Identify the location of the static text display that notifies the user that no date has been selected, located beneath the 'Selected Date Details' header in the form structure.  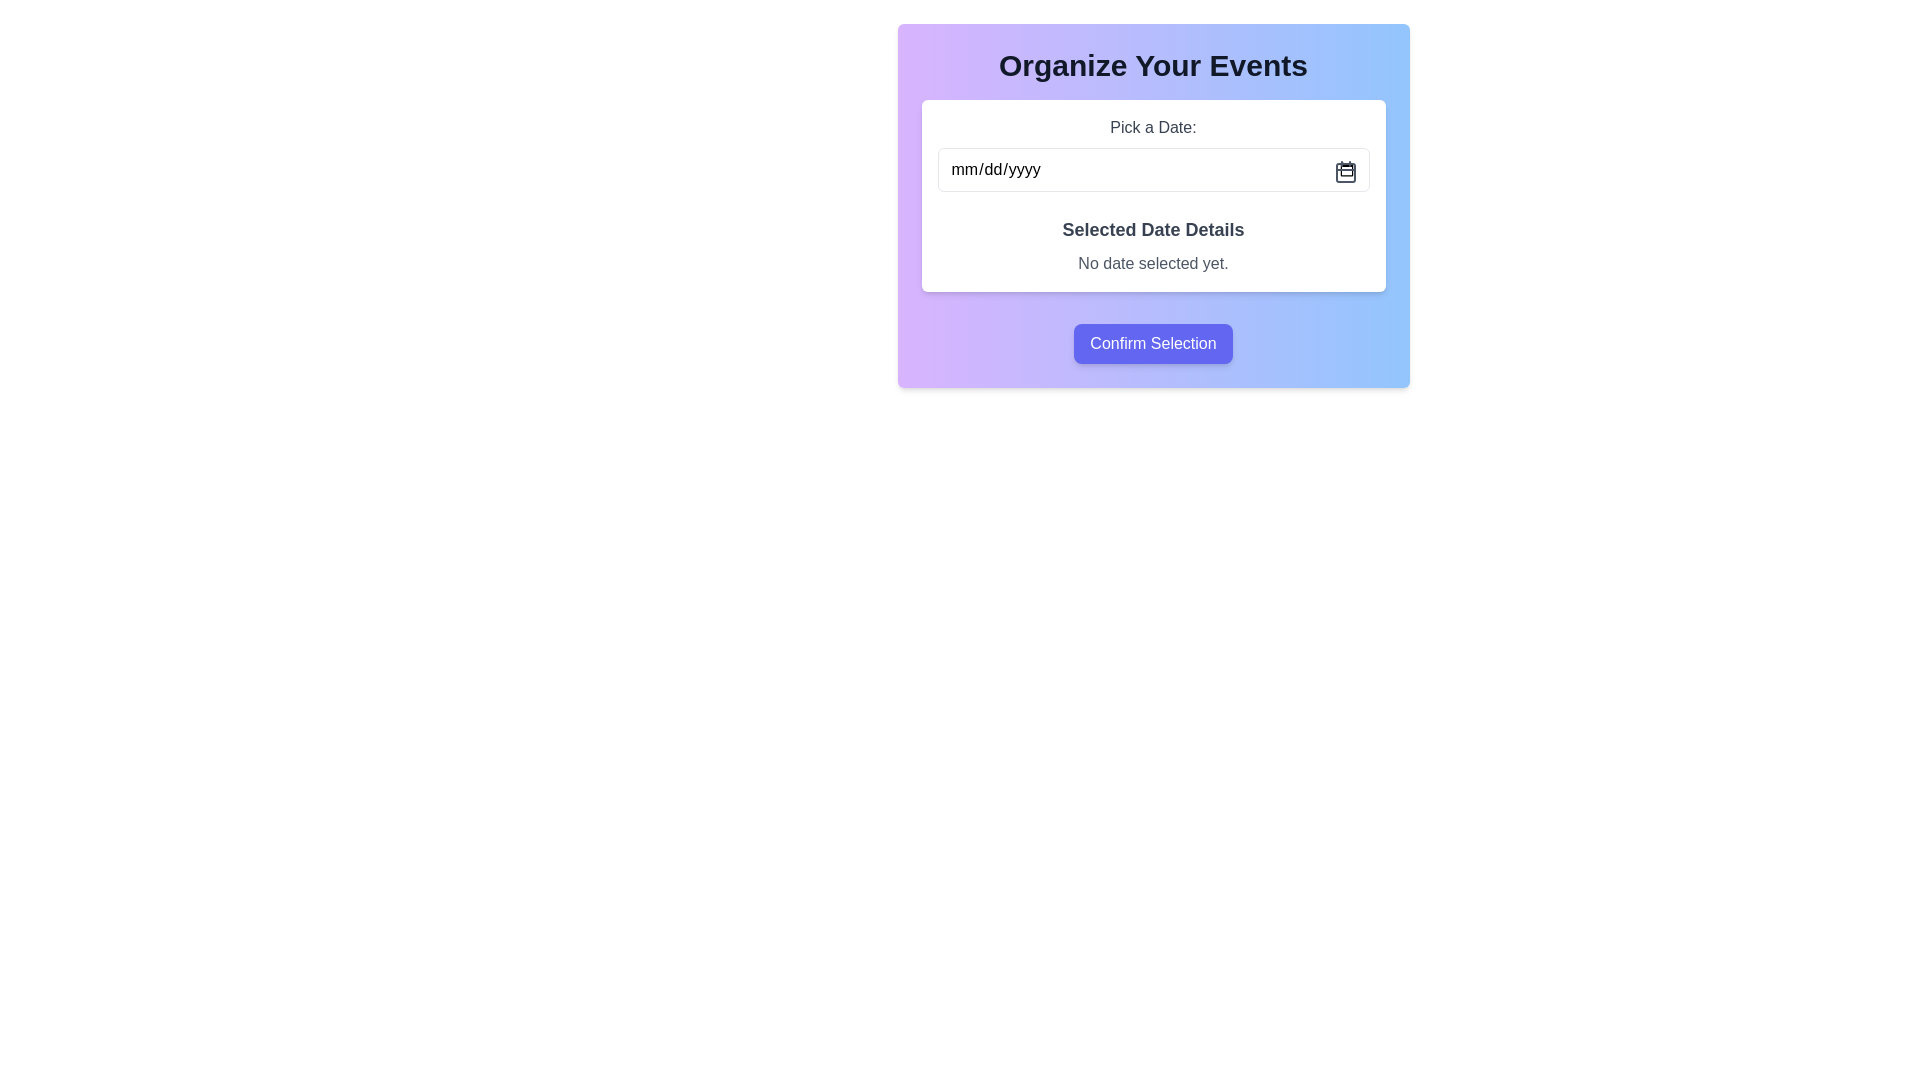
(1153, 262).